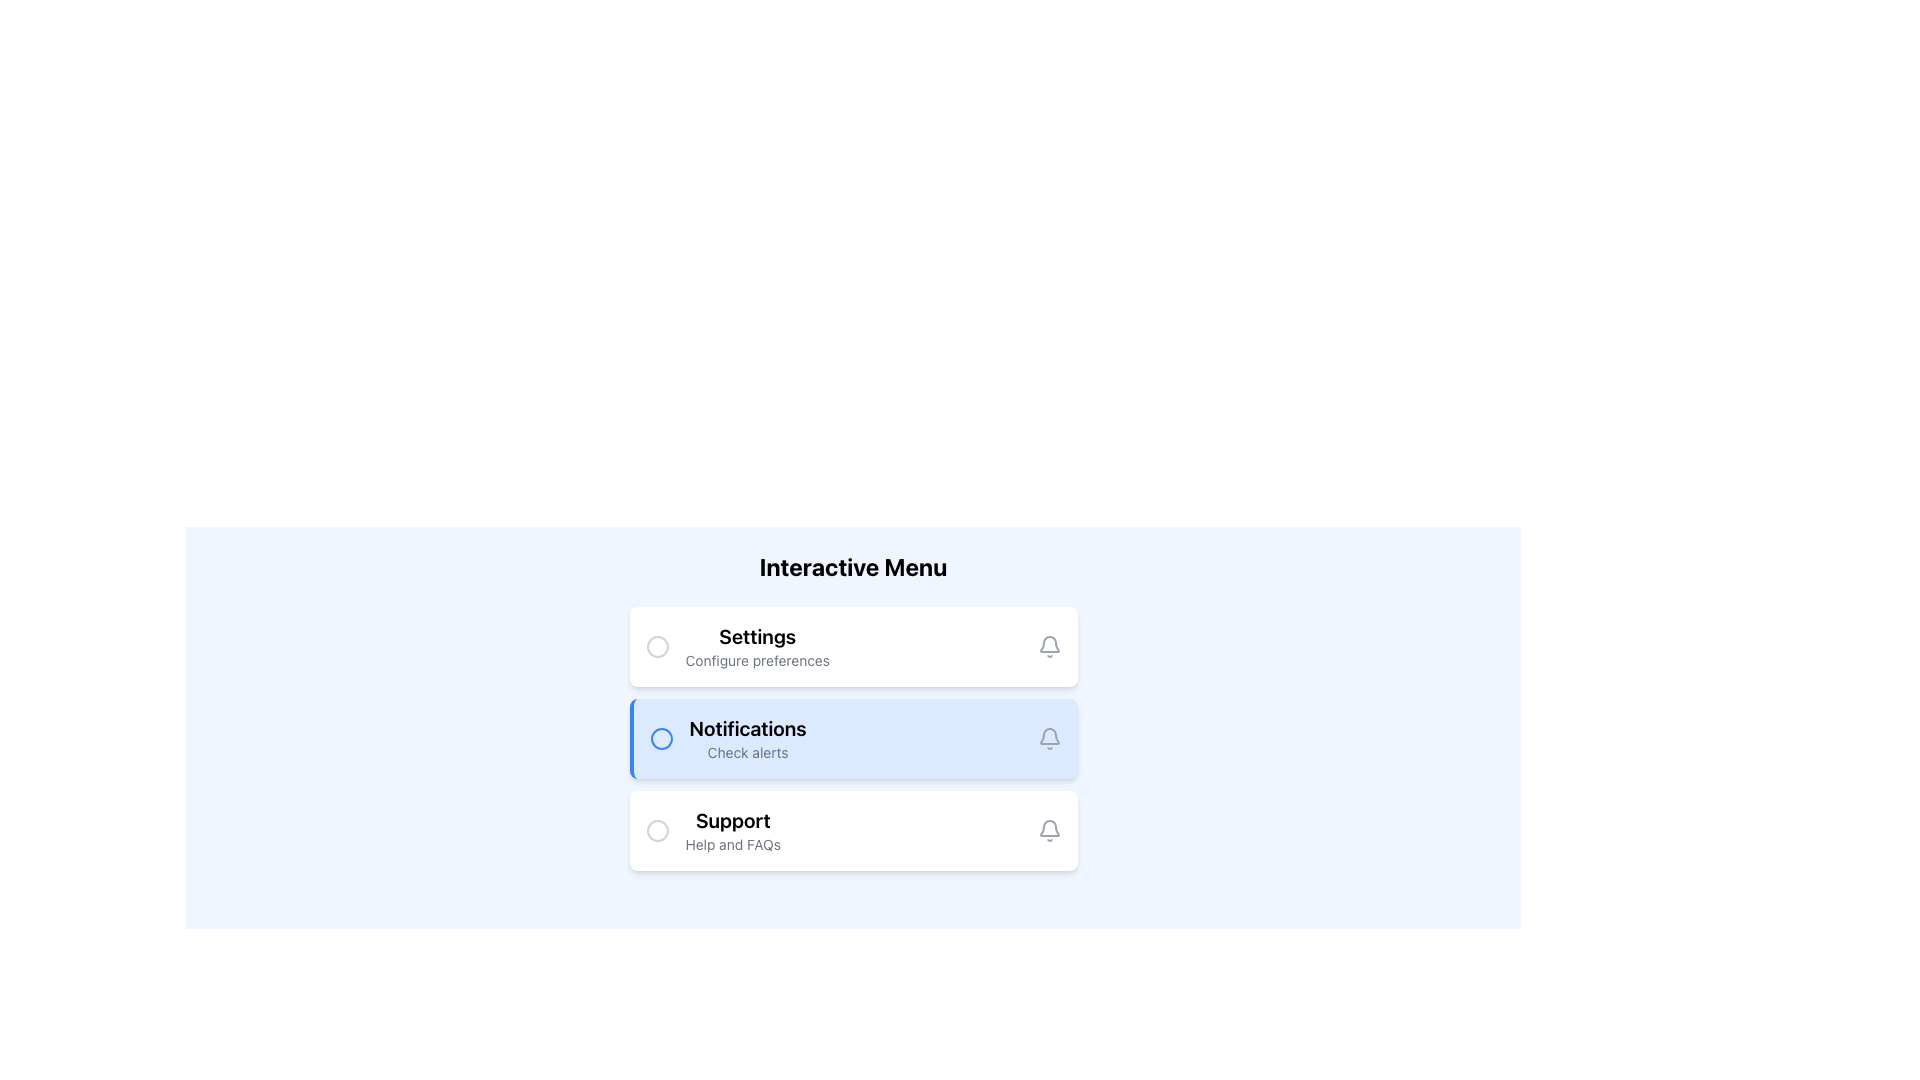  I want to click on the Radio Button located on the leftmost region of the 'Support' section, so click(657, 830).